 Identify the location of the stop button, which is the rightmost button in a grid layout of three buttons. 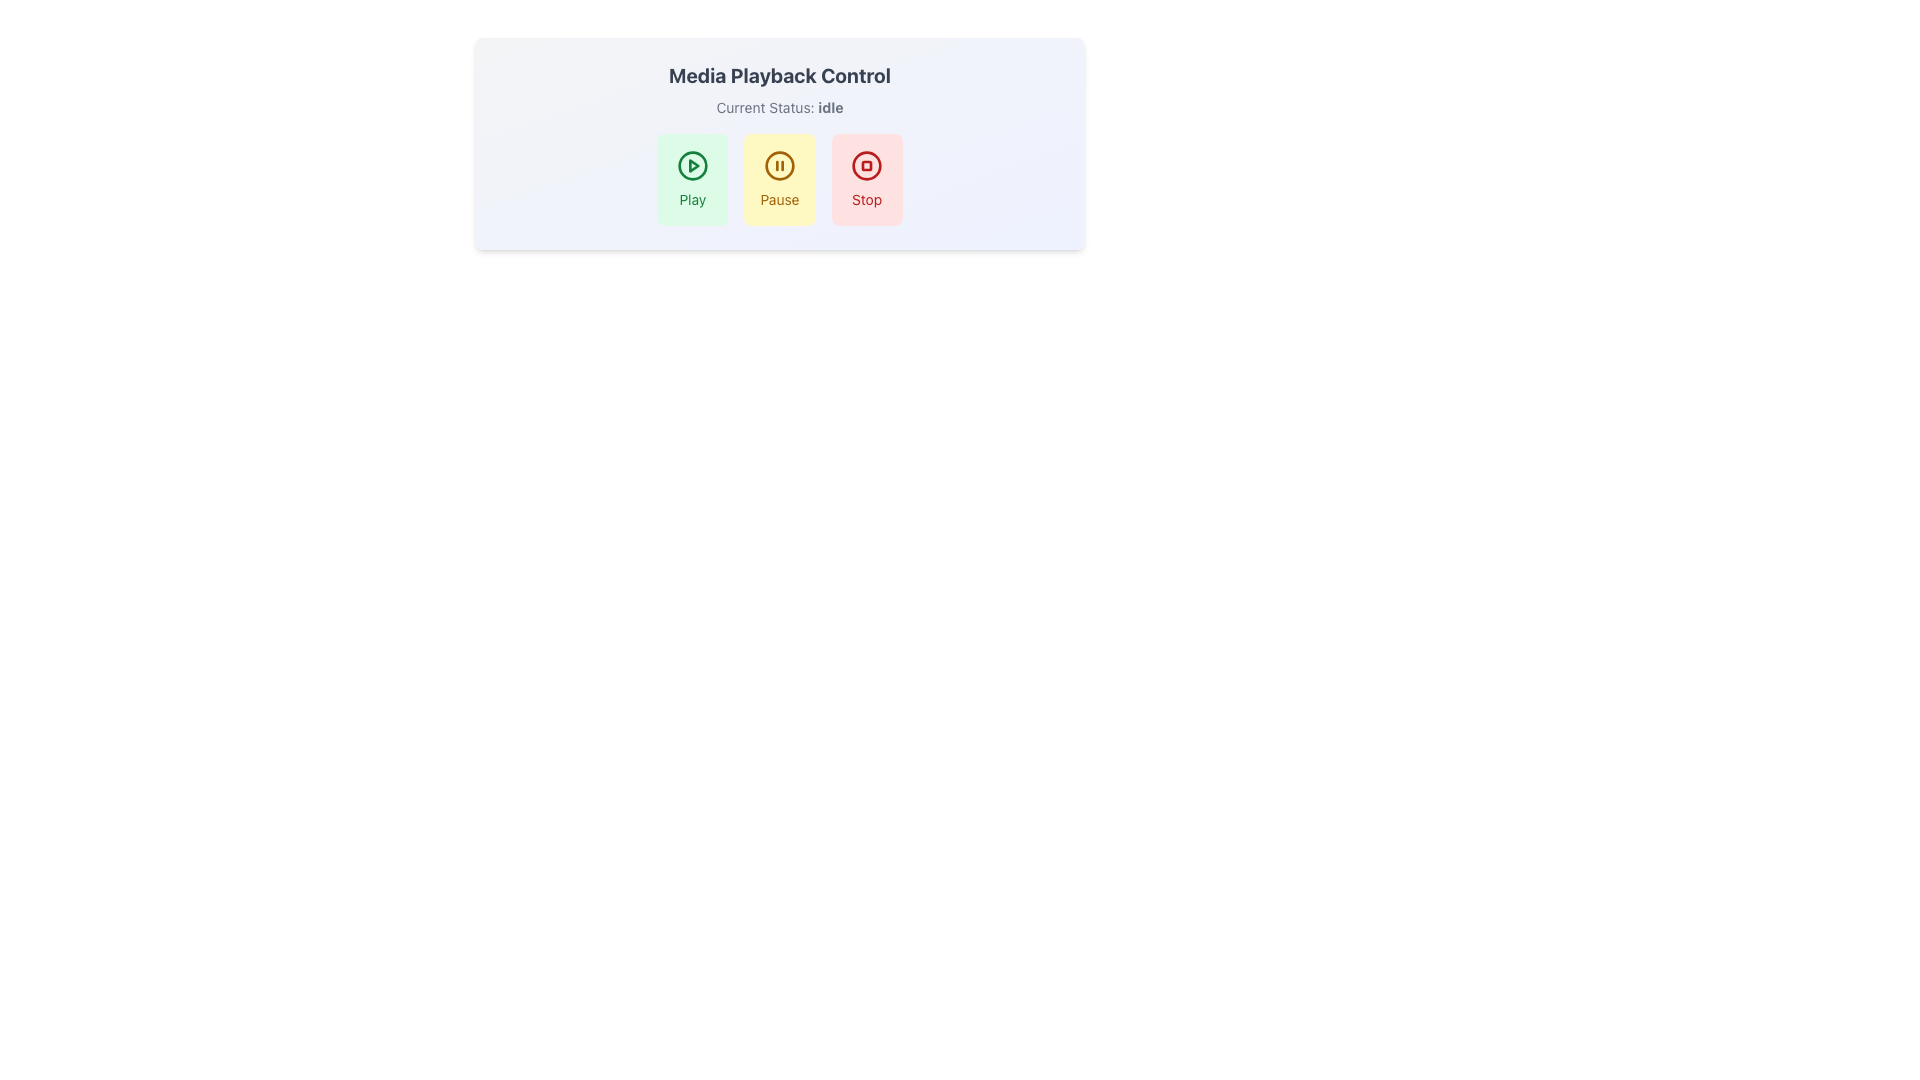
(867, 180).